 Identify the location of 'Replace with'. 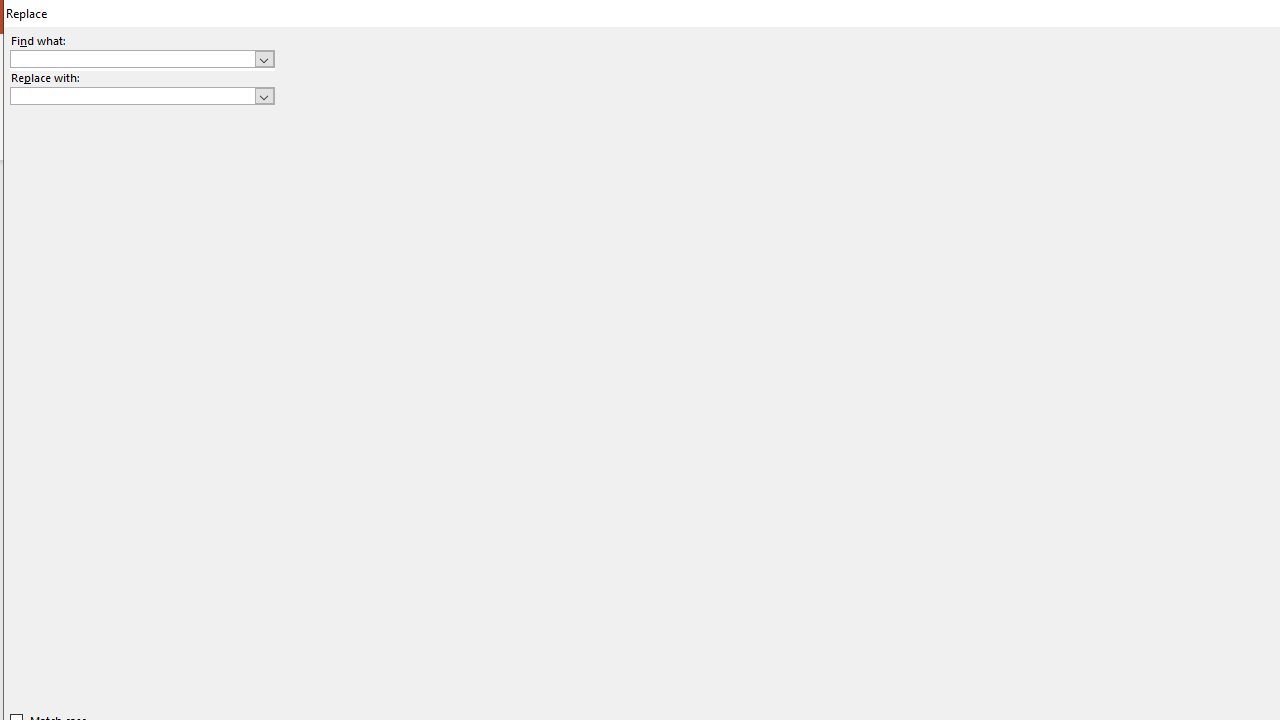
(132, 95).